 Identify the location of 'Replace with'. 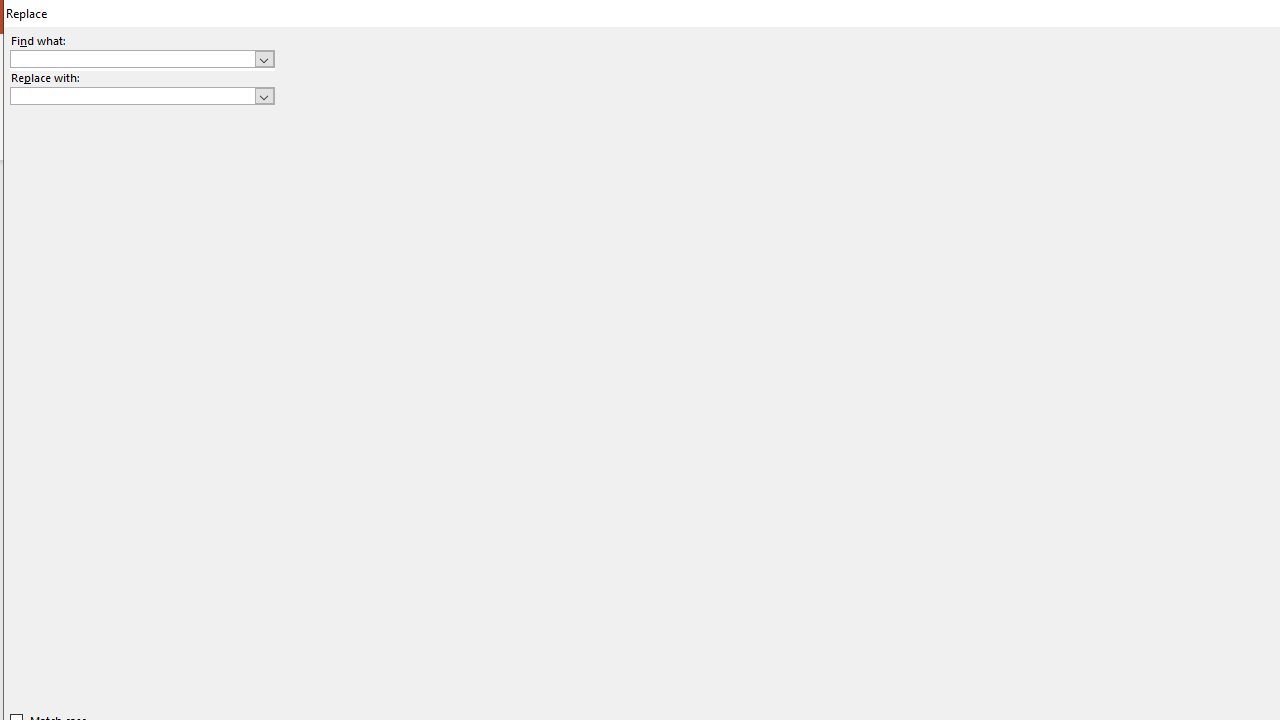
(132, 95).